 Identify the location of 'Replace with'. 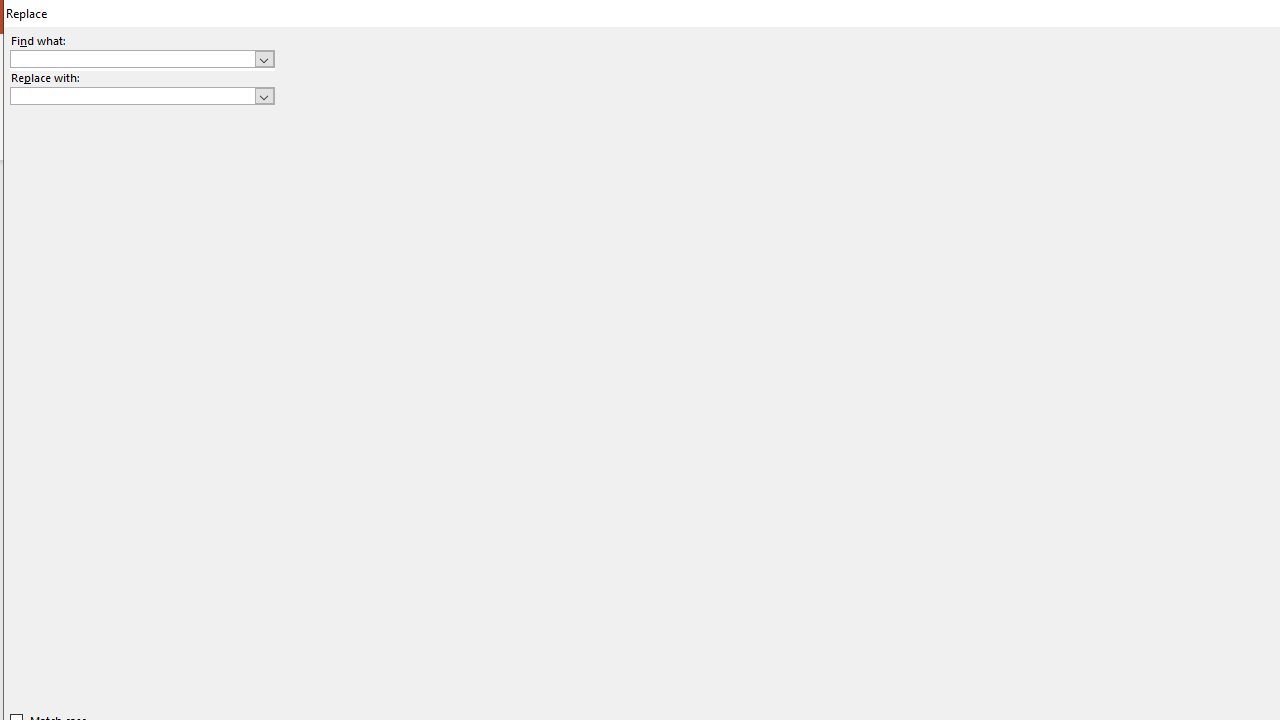
(132, 95).